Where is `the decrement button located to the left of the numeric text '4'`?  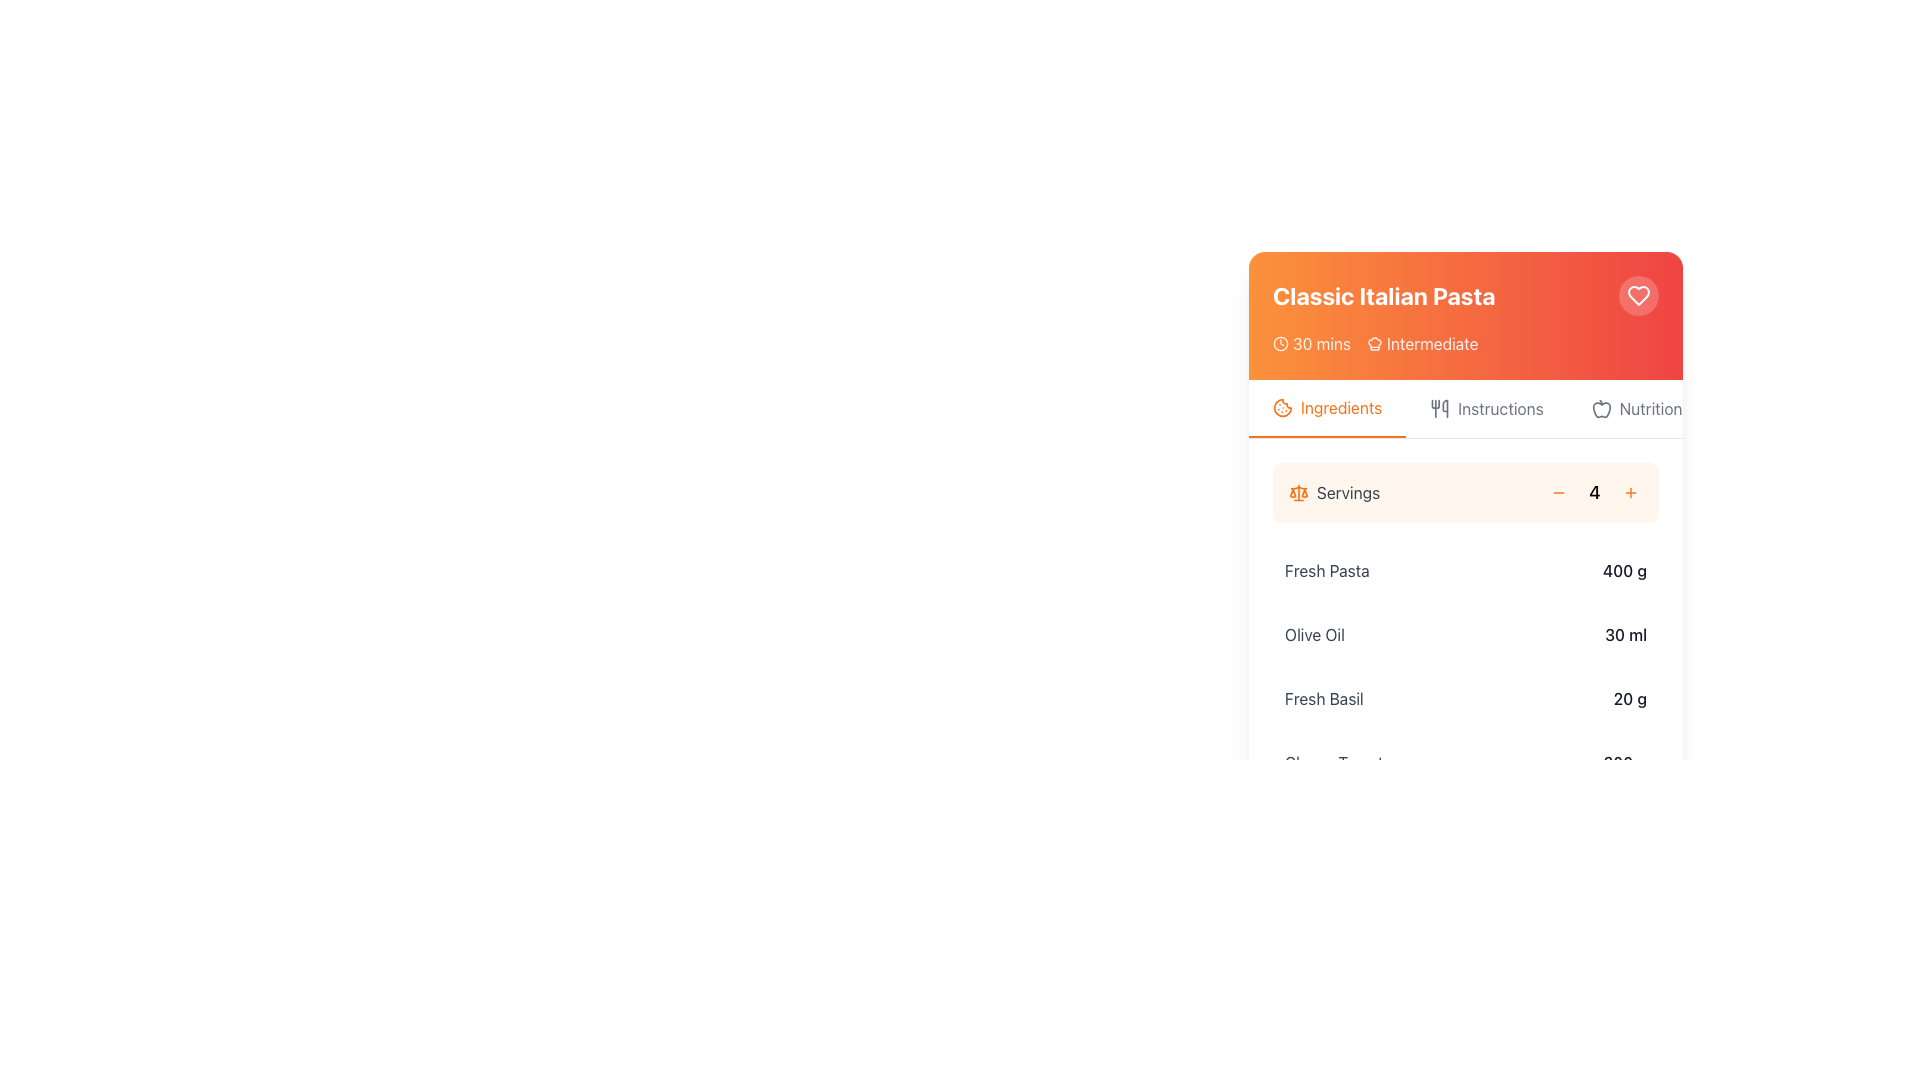
the decrement button located to the left of the numeric text '4' is located at coordinates (1558, 493).